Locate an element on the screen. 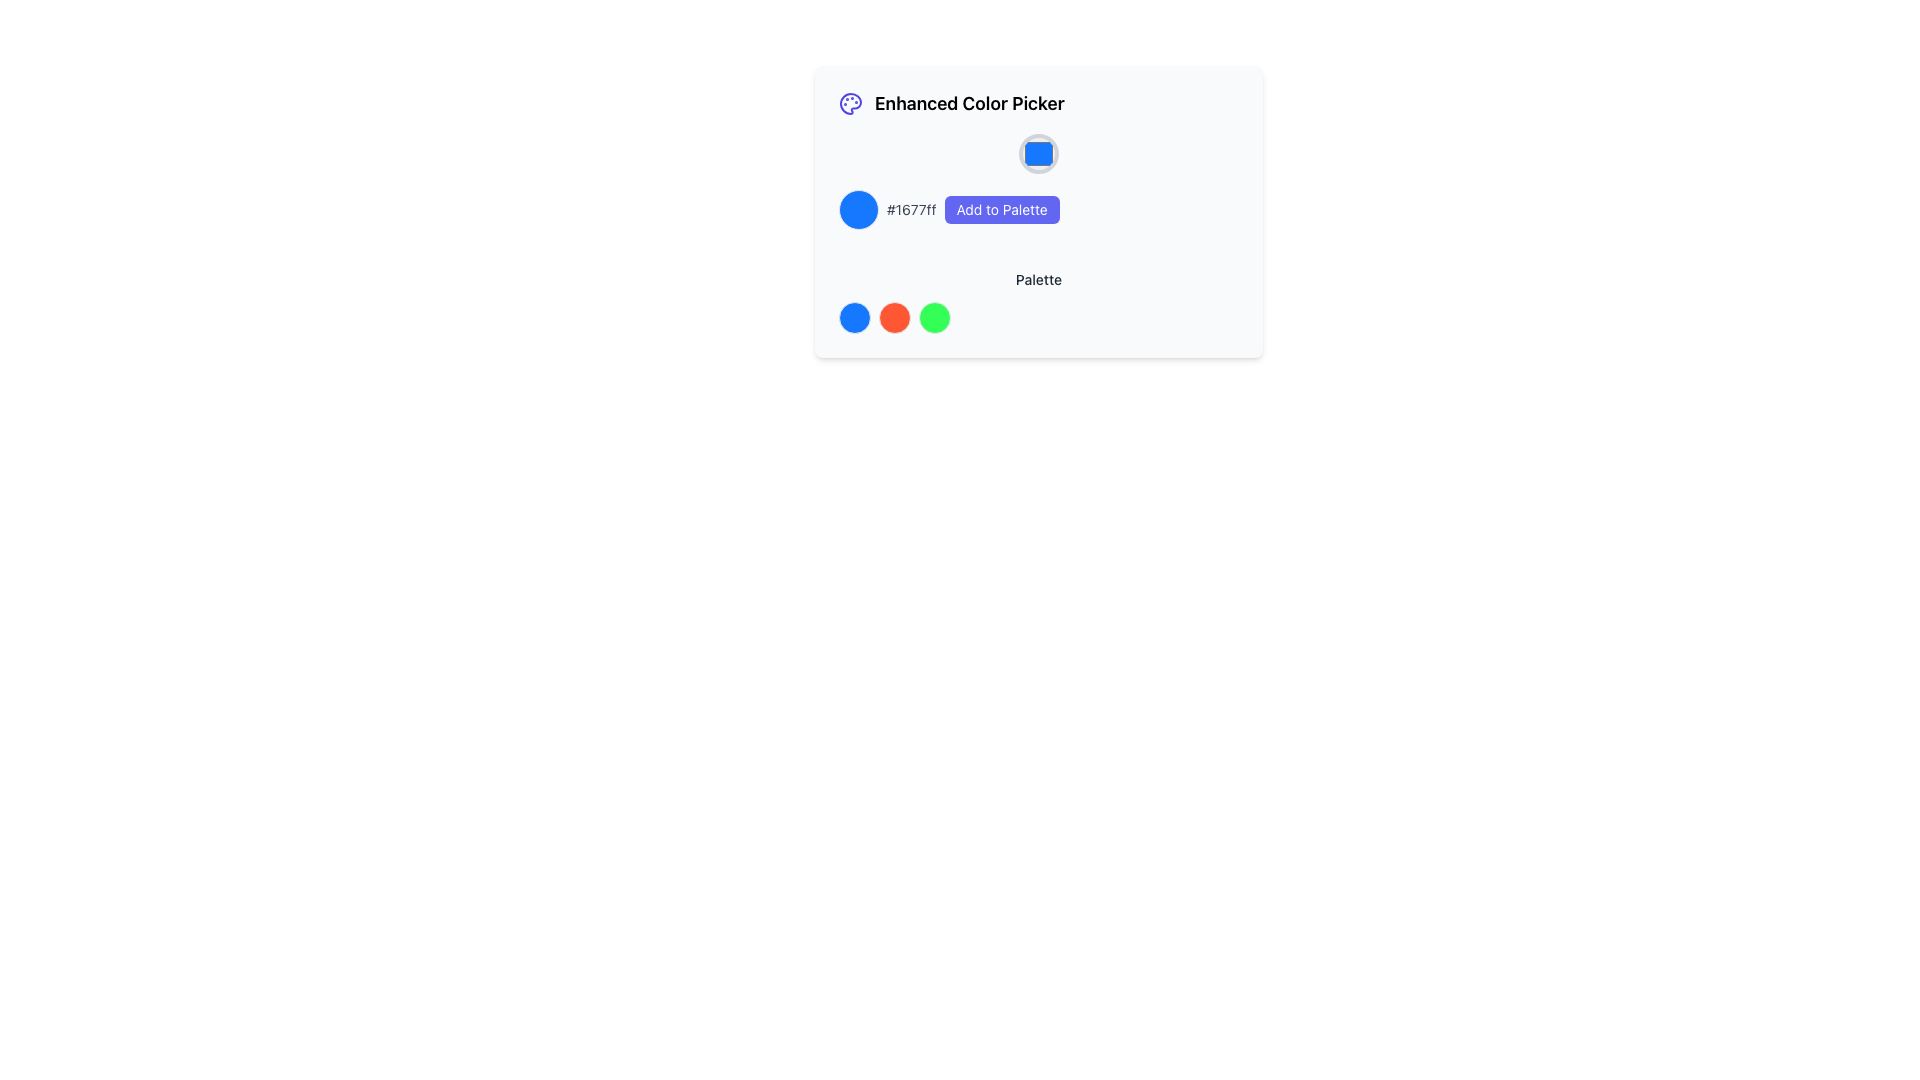 The width and height of the screenshot is (1920, 1080). the second color selection button for red (#ff5733) located in the bottom part of the interface is located at coordinates (893, 316).